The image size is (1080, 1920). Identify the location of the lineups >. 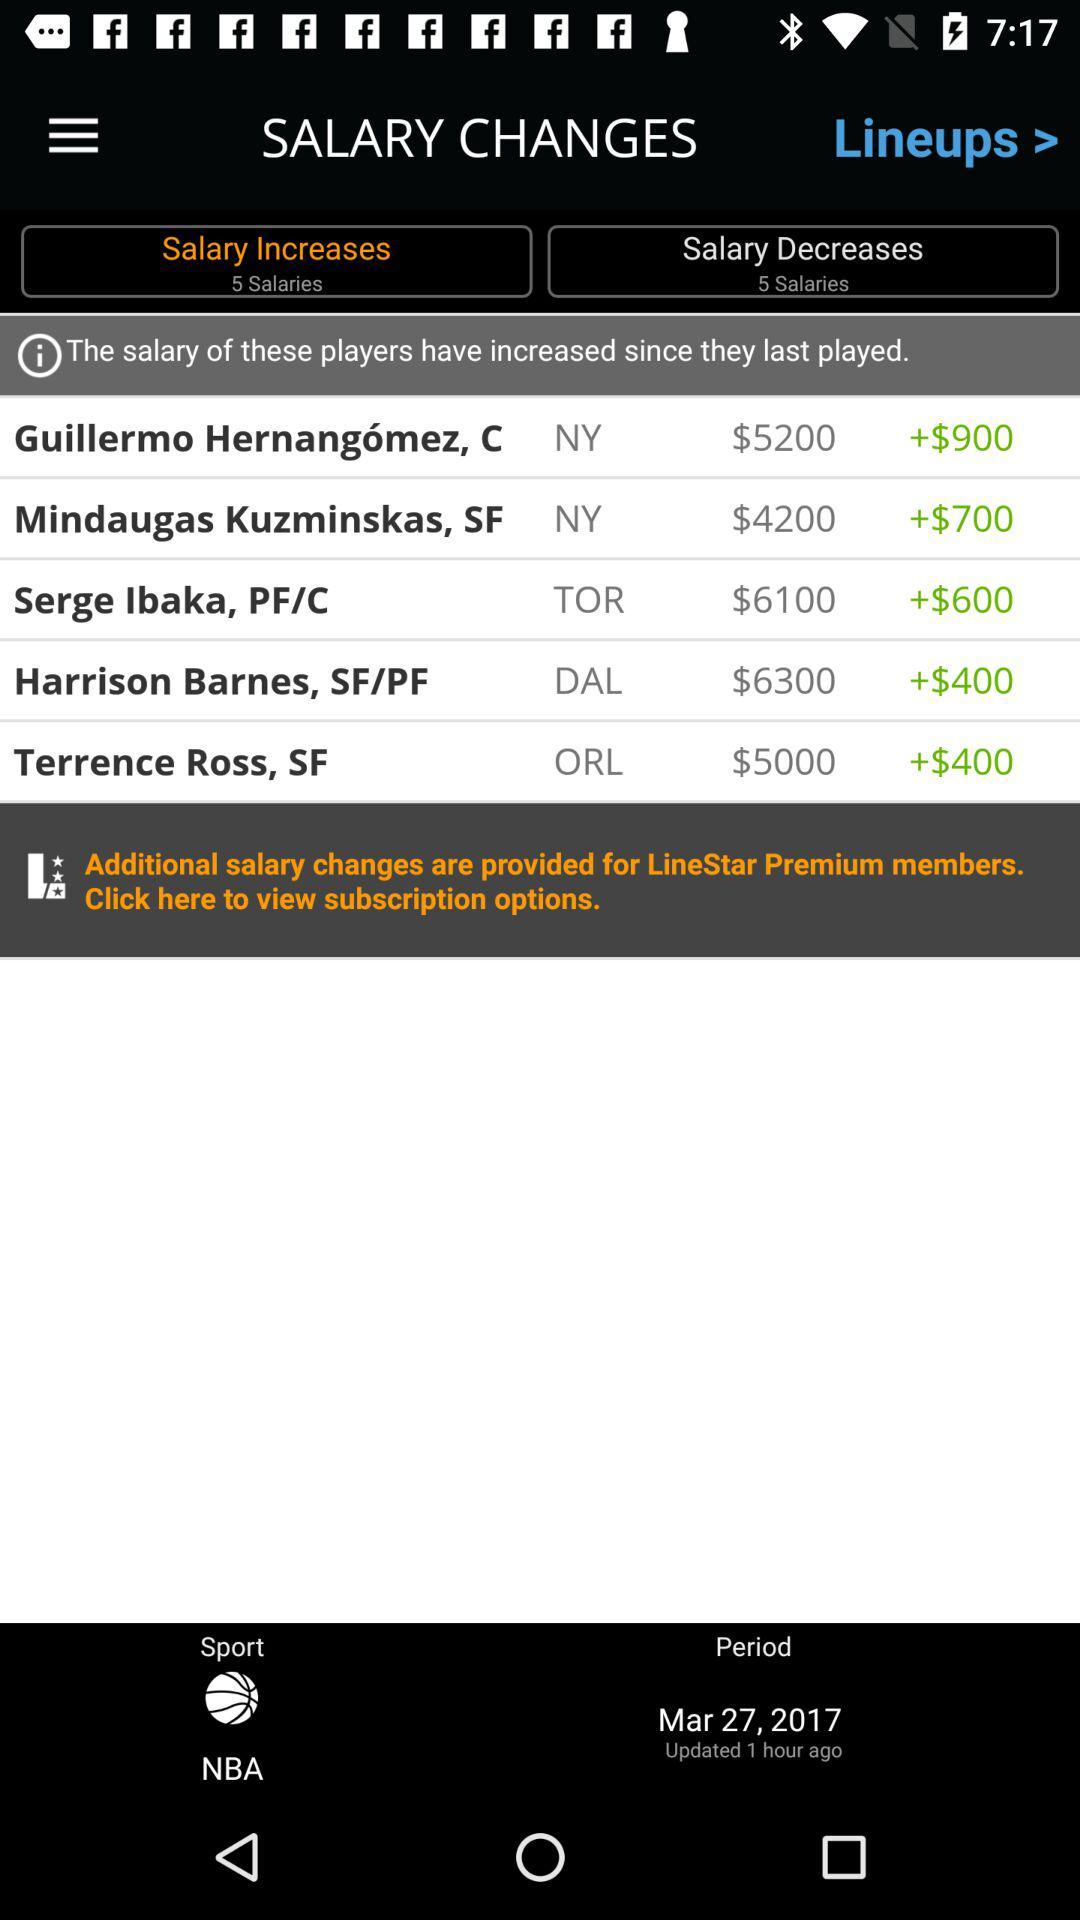
(945, 135).